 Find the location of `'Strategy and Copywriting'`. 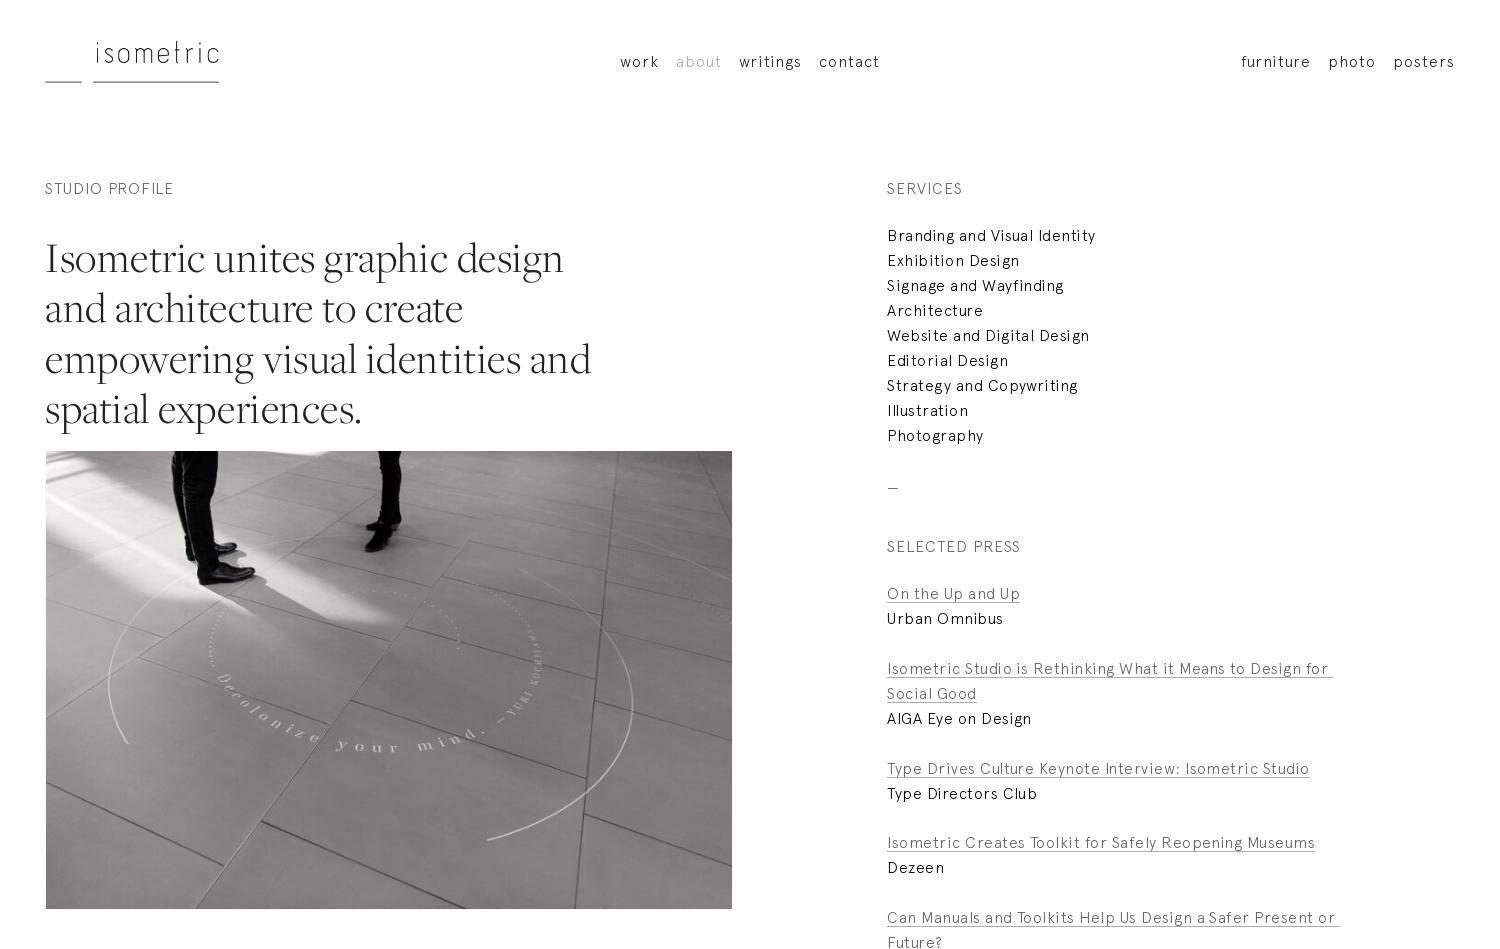

'Strategy and Copywriting' is located at coordinates (981, 383).